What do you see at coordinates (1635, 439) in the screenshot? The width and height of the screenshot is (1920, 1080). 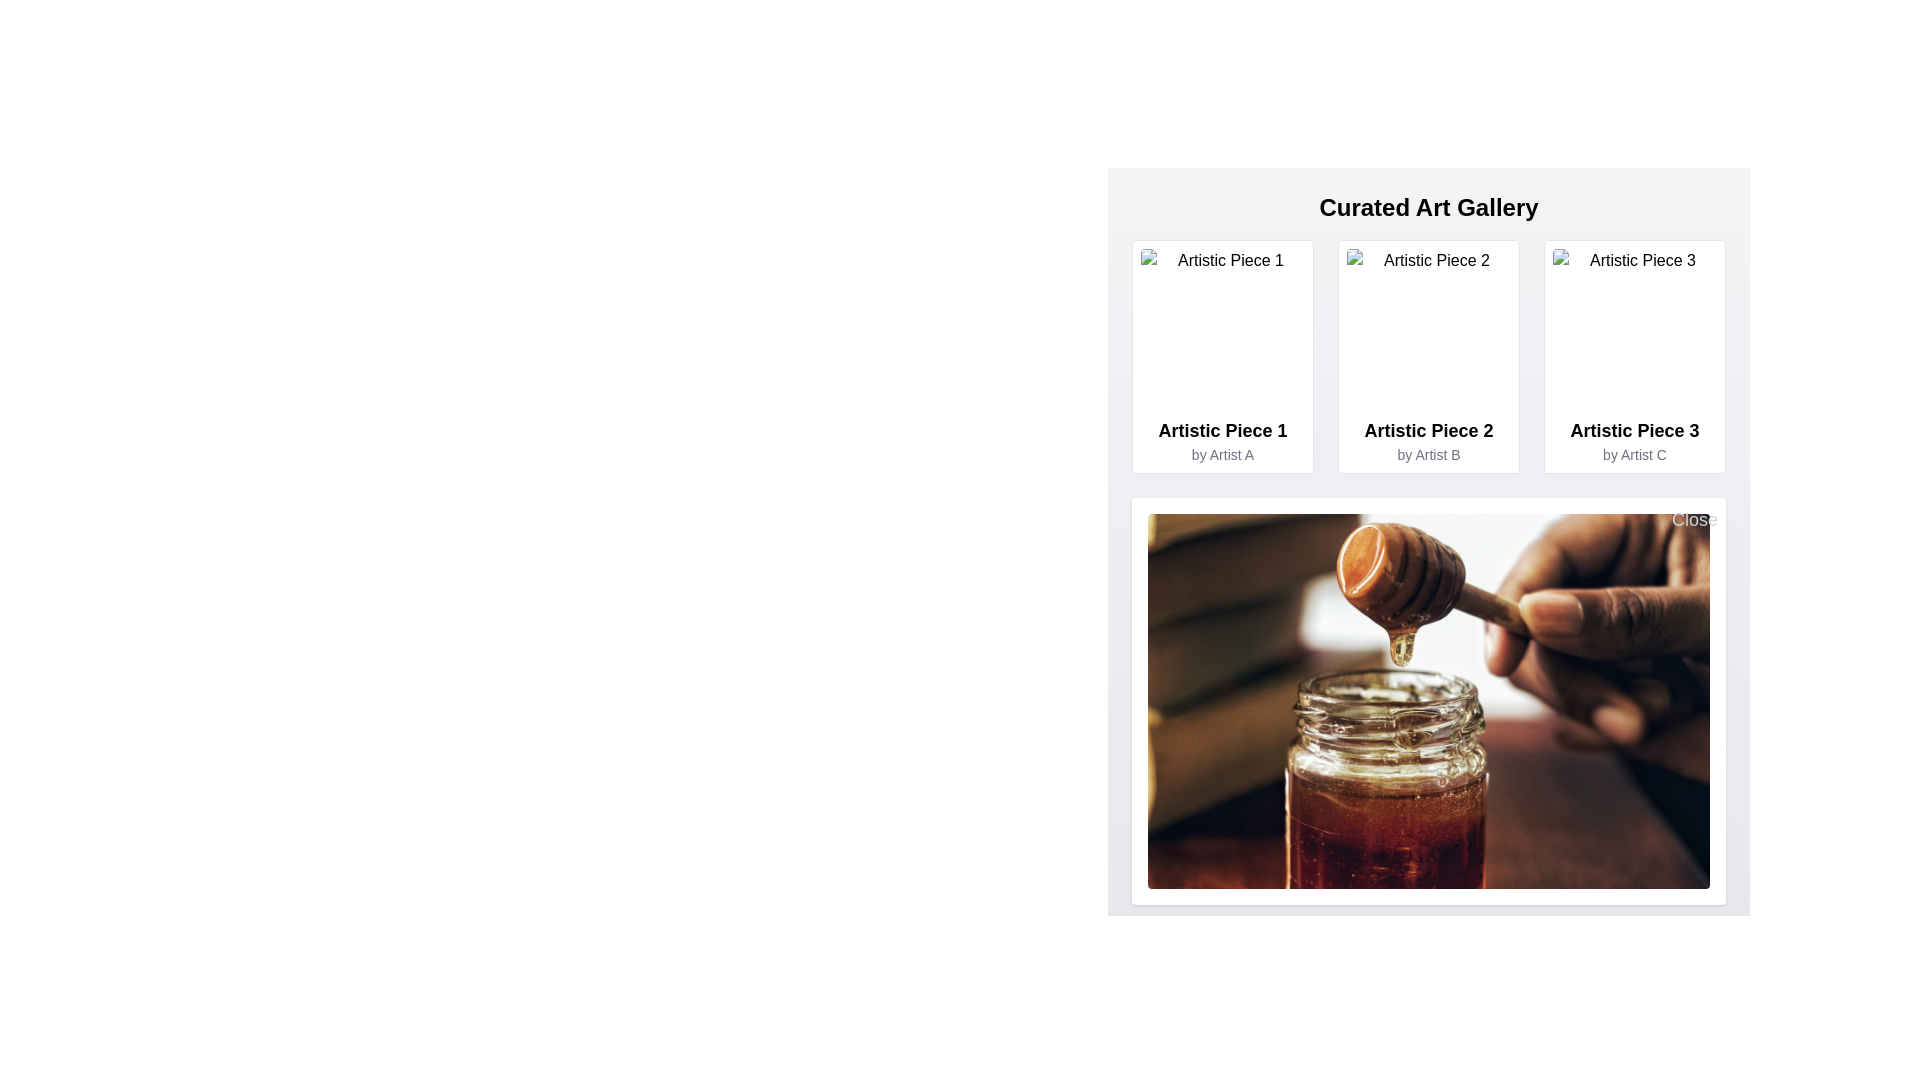 I see `the text label describing 'Artistic Piece 3' and its creator 'by Artist C', located below the image thumbnail of the third artistic piece in the grid` at bounding box center [1635, 439].